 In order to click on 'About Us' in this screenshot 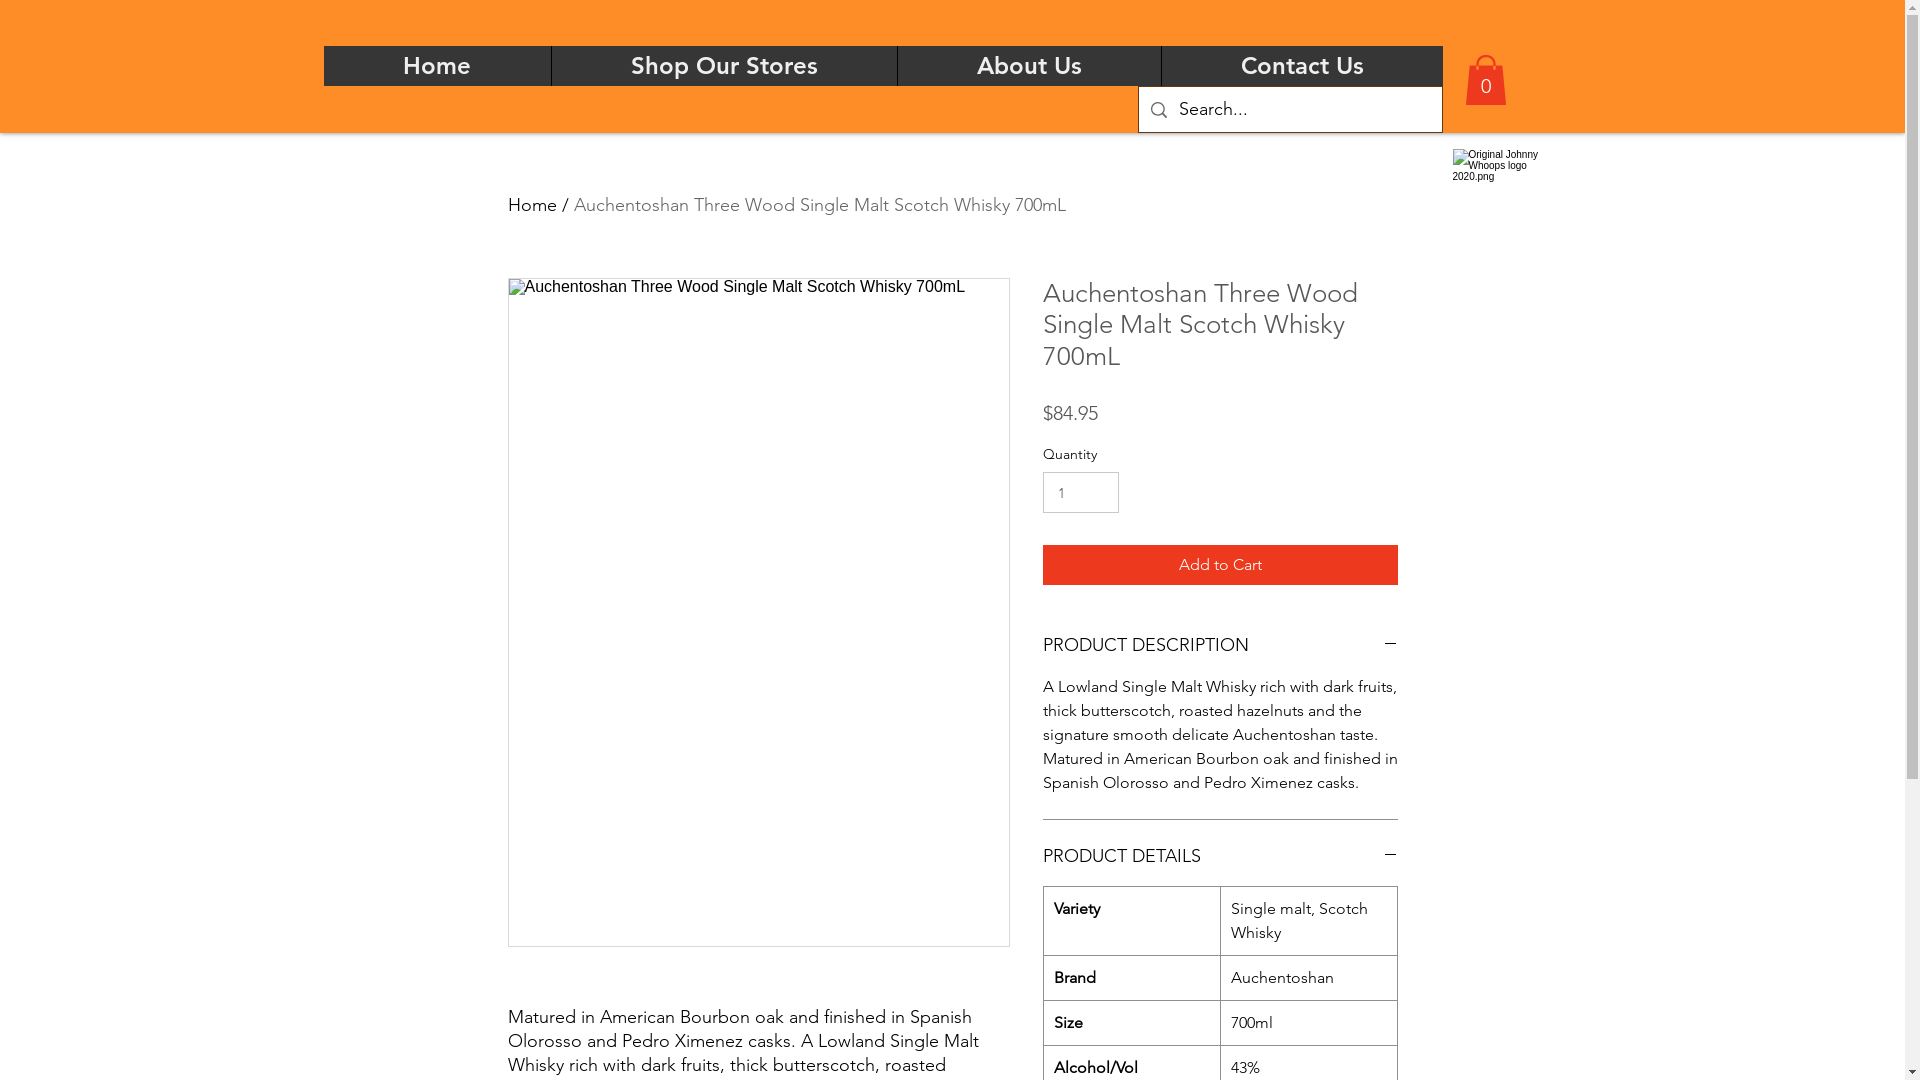, I will do `click(895, 64)`.